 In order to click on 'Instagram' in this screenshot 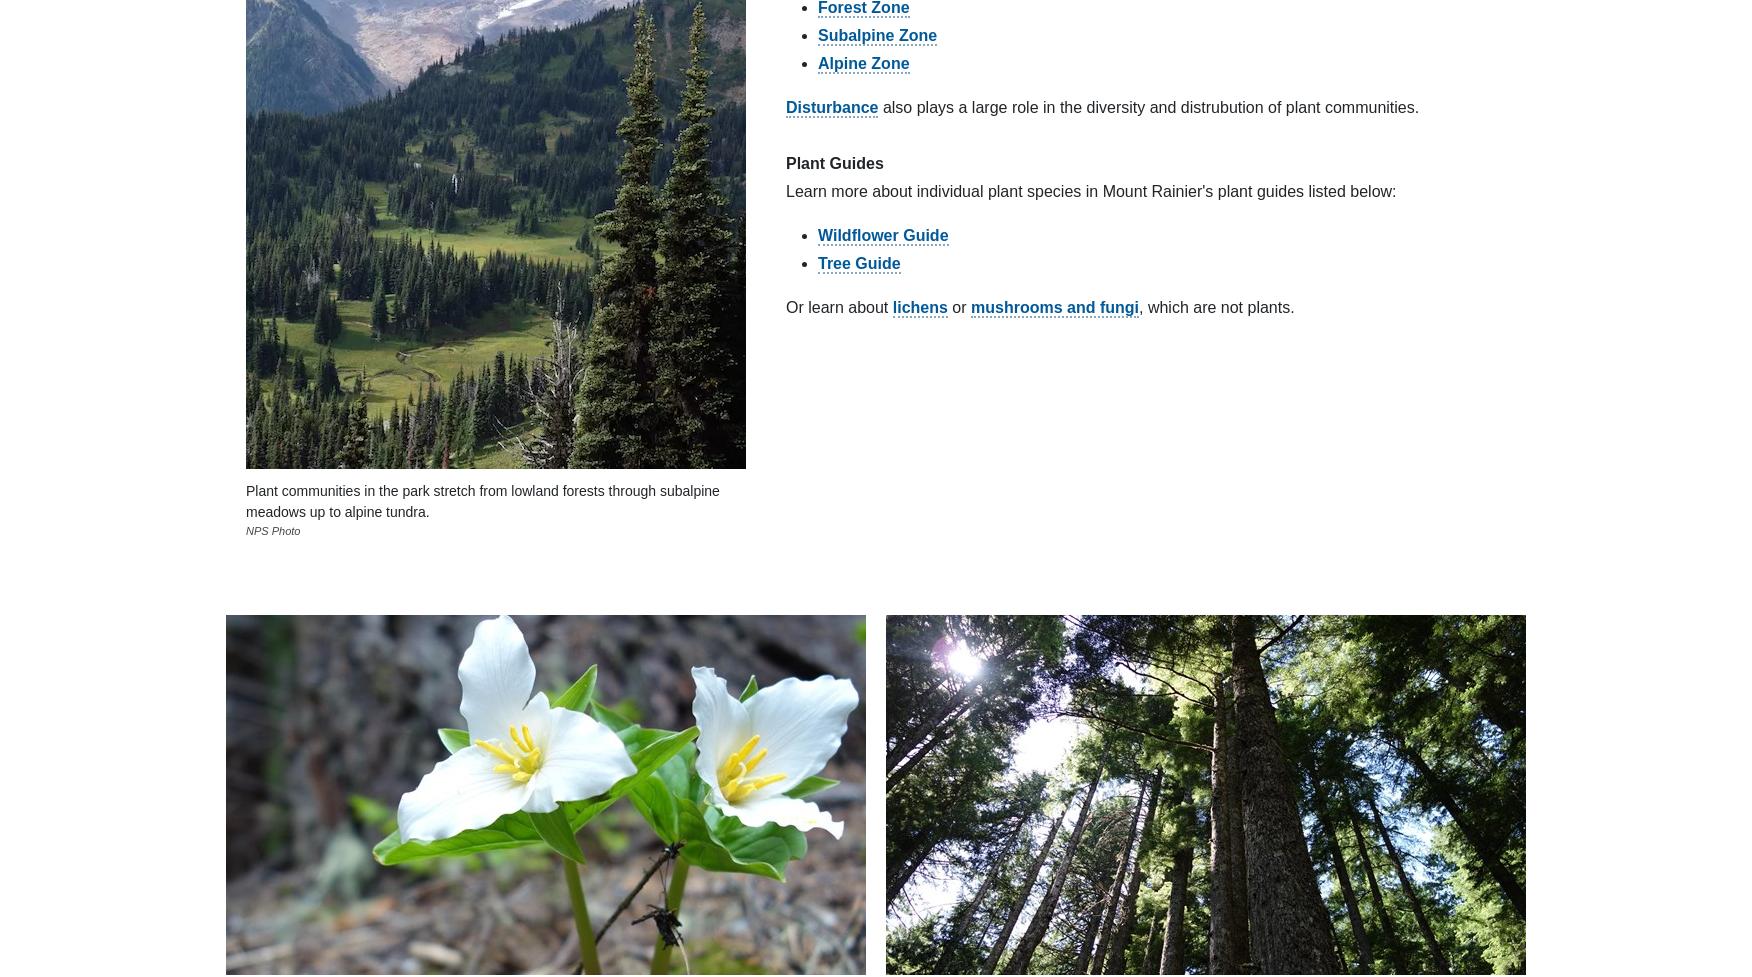, I will do `click(1273, 489)`.